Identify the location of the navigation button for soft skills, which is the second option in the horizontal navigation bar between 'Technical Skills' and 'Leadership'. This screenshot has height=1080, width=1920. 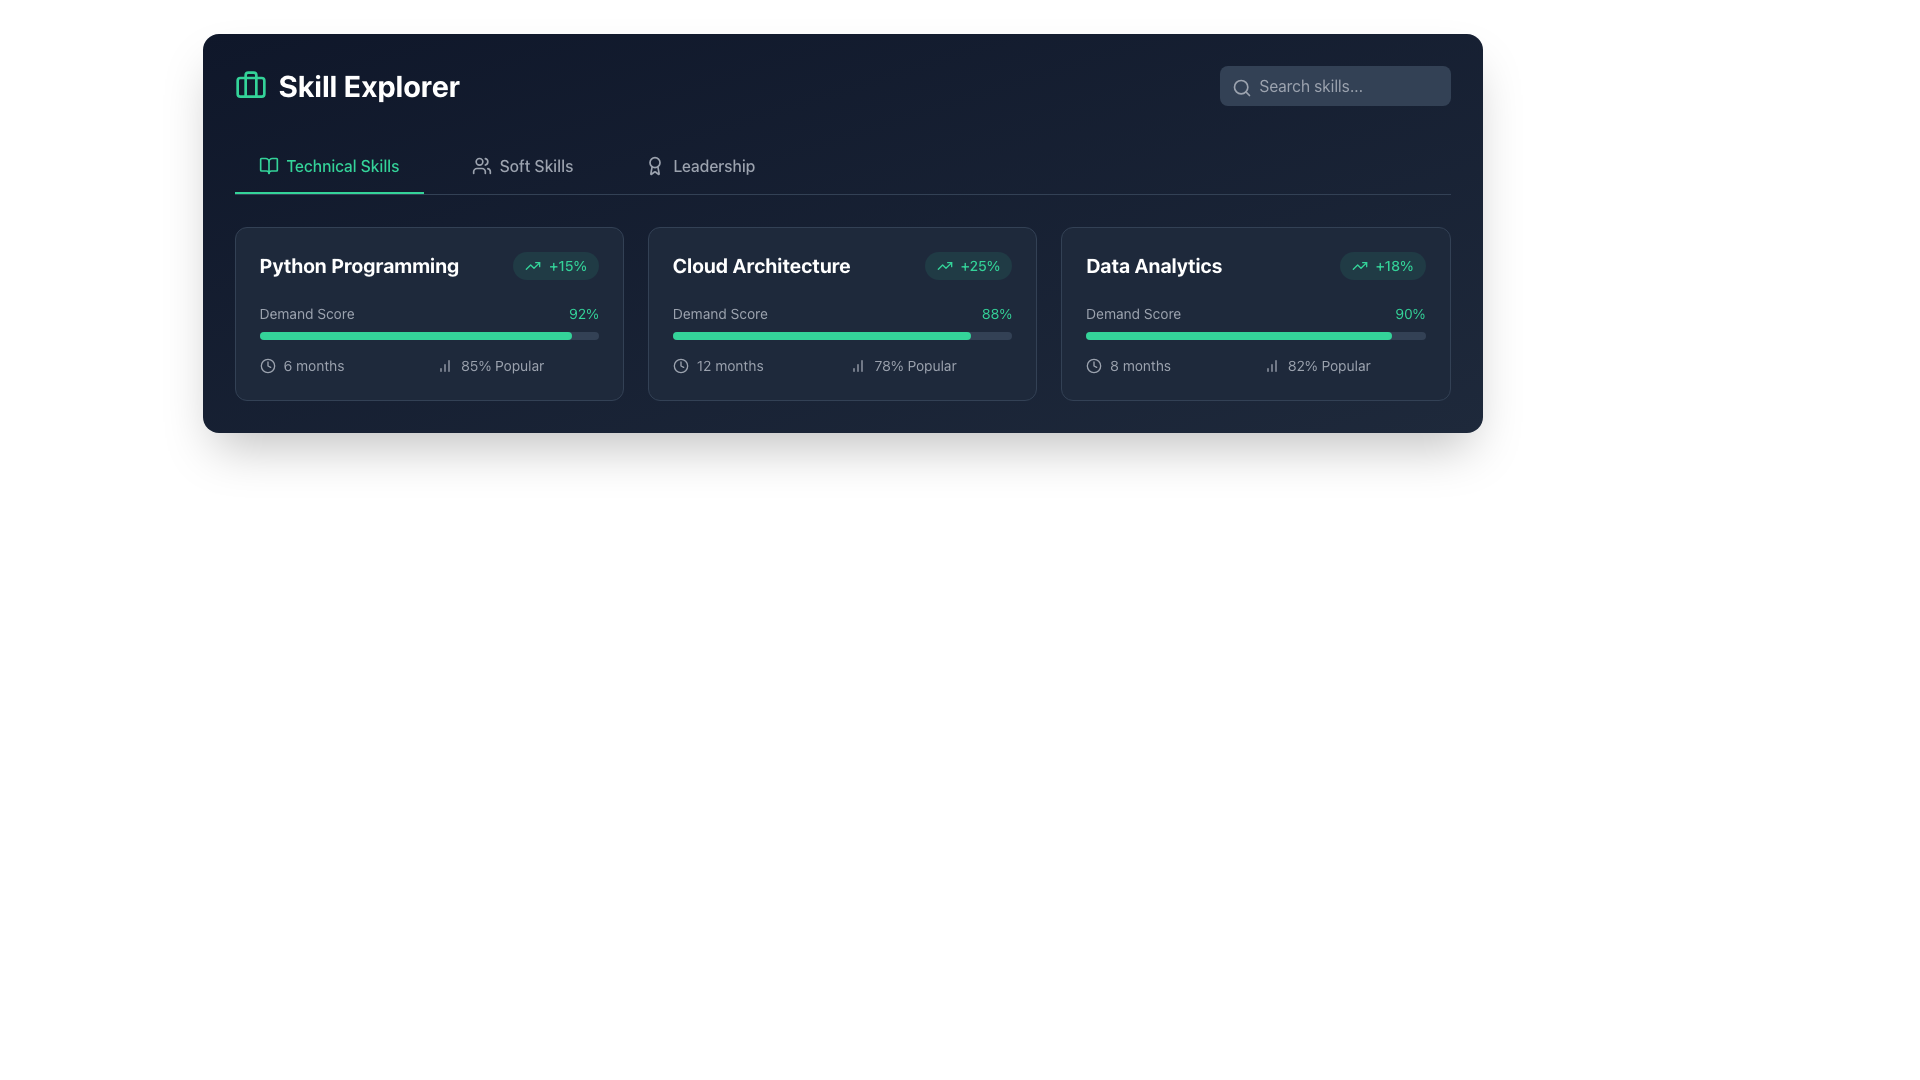
(522, 164).